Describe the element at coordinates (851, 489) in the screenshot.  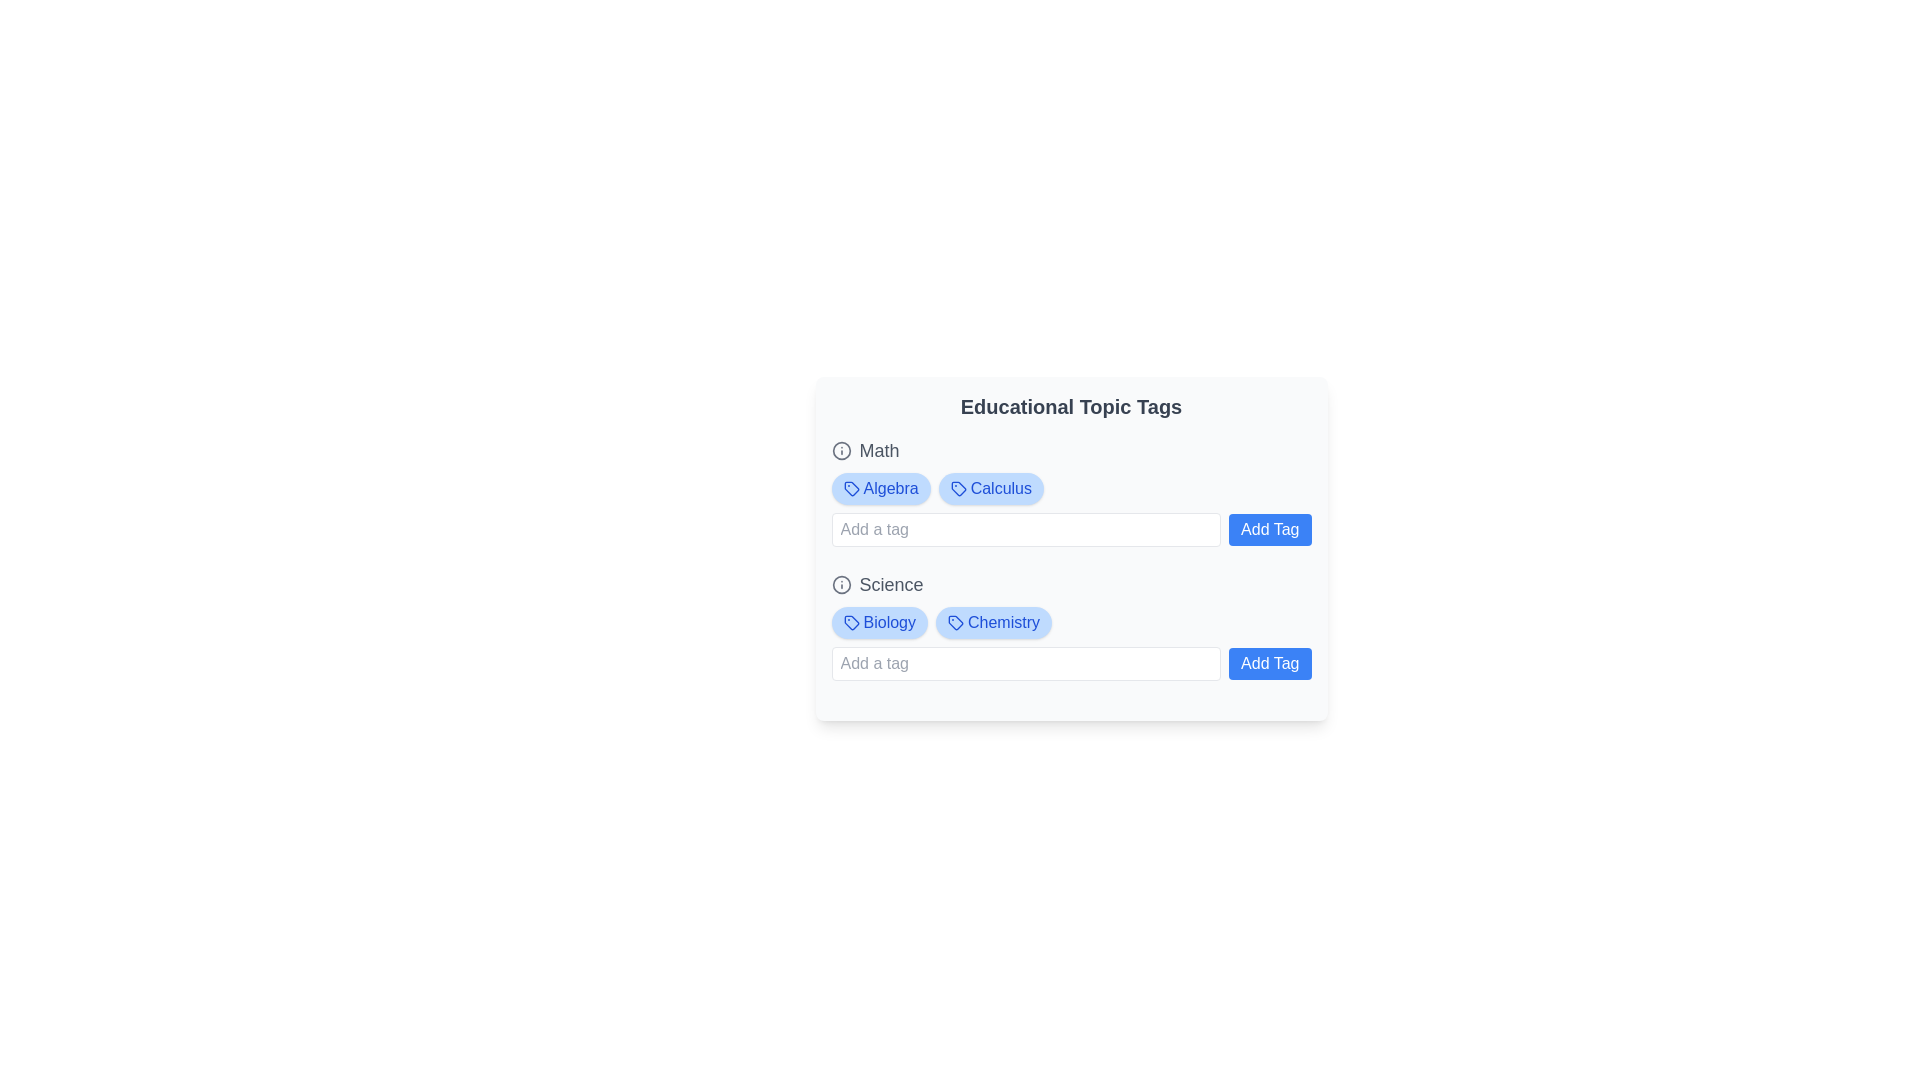
I see `the tag icon located to the left of the 'Algebra' text within the Math category section, if it is enabled` at that location.